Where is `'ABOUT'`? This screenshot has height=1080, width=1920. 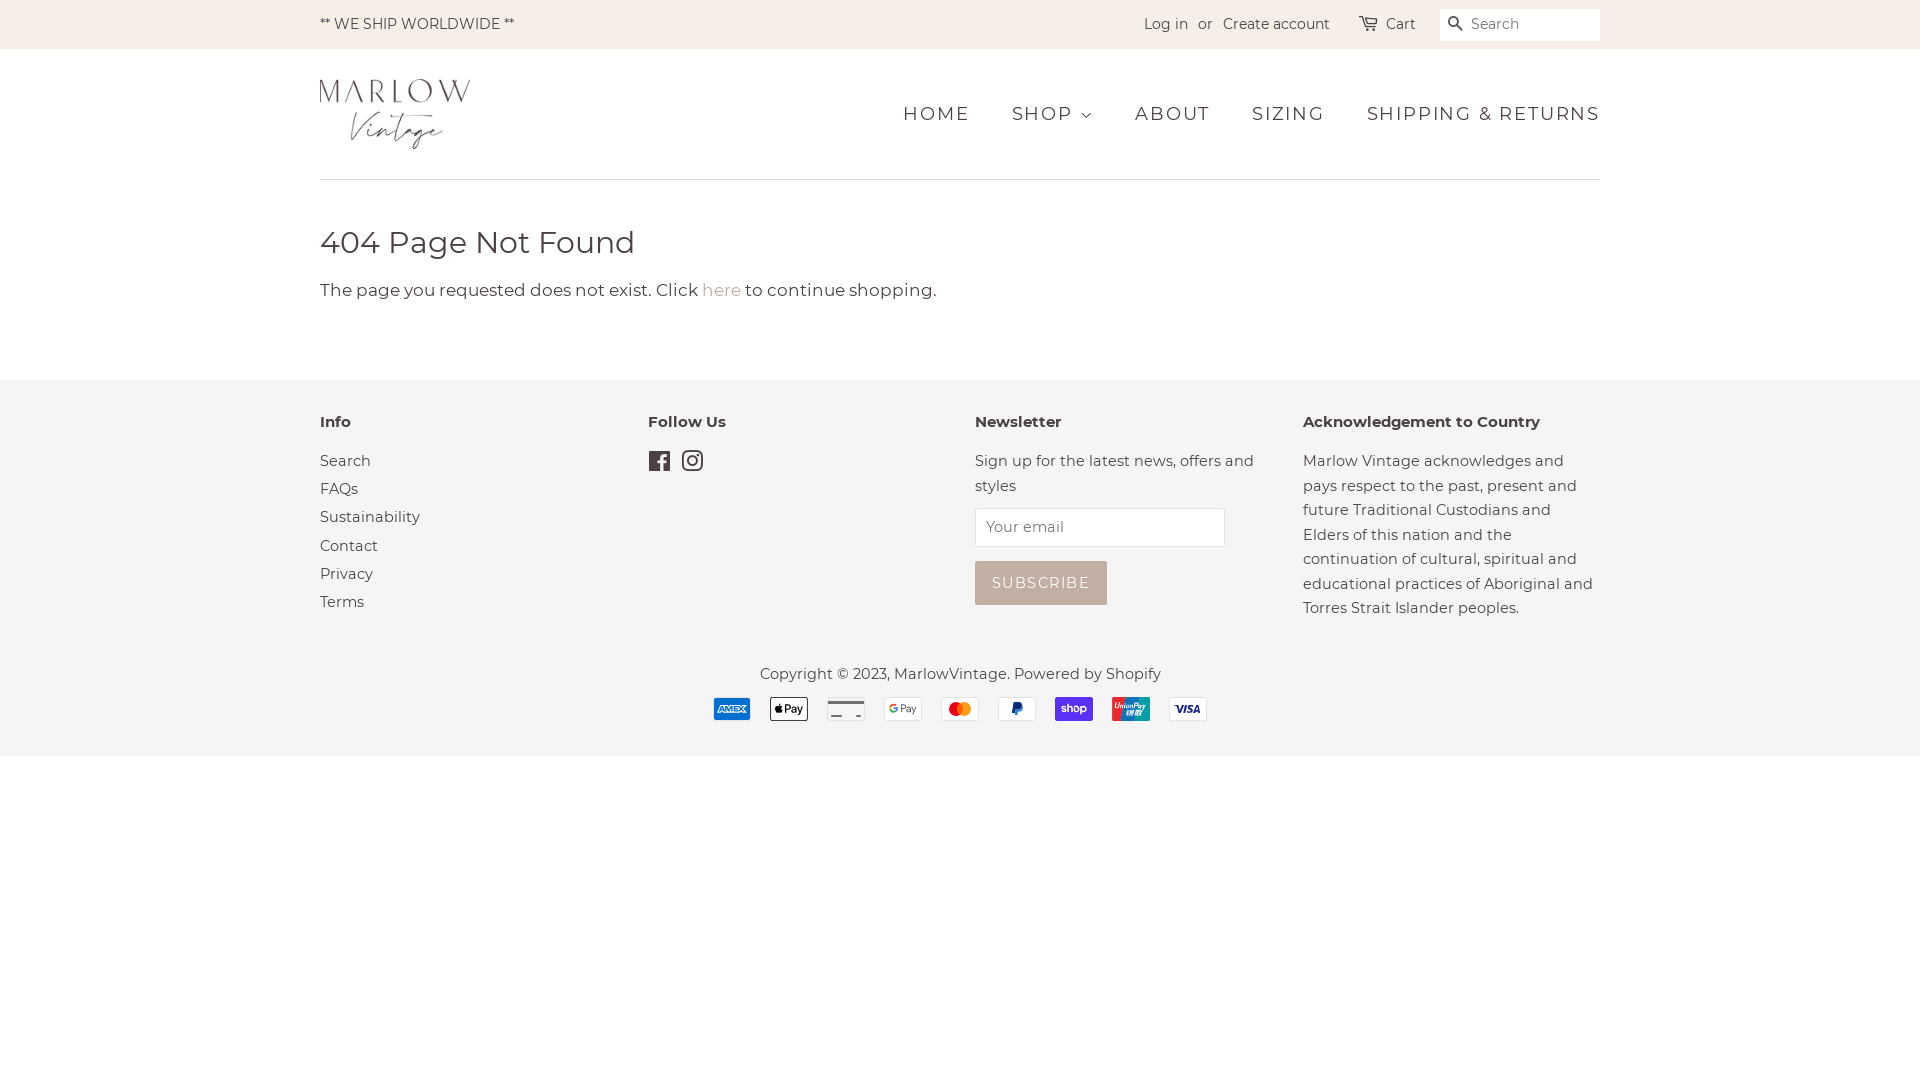
'ABOUT' is located at coordinates (1175, 114).